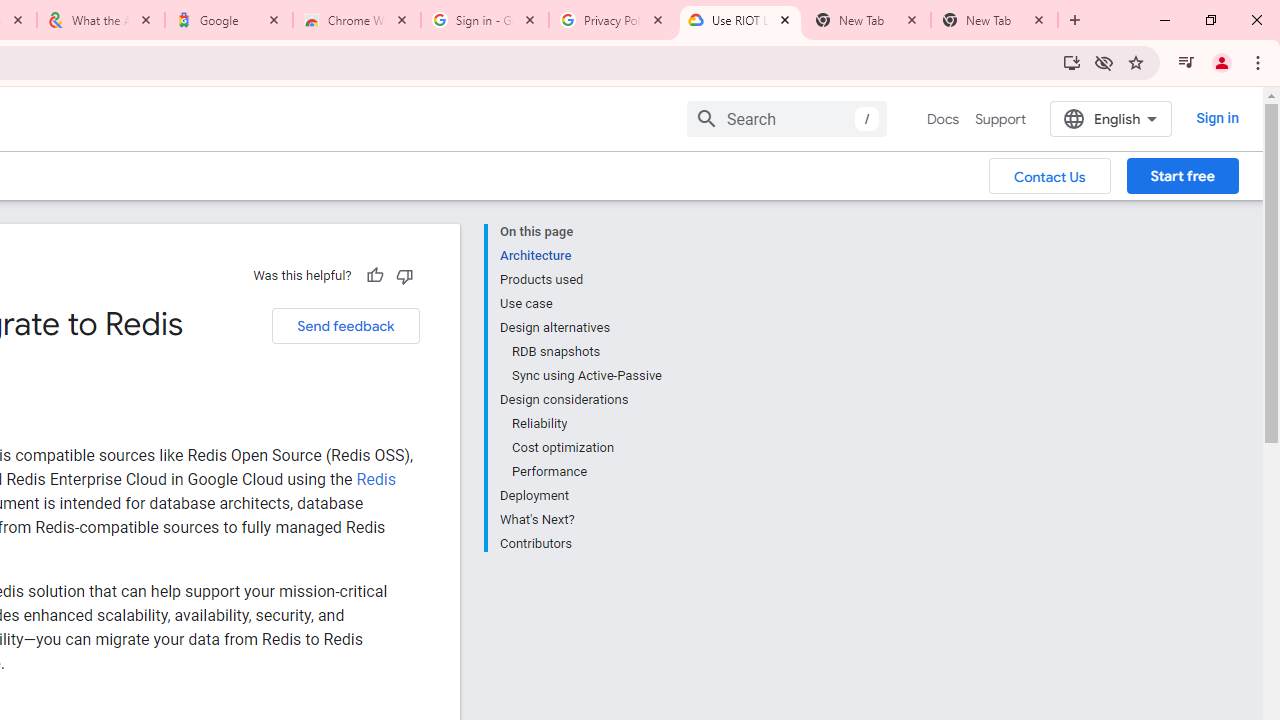  What do you see at coordinates (941, 119) in the screenshot?
I see `'Docs, selected'` at bounding box center [941, 119].